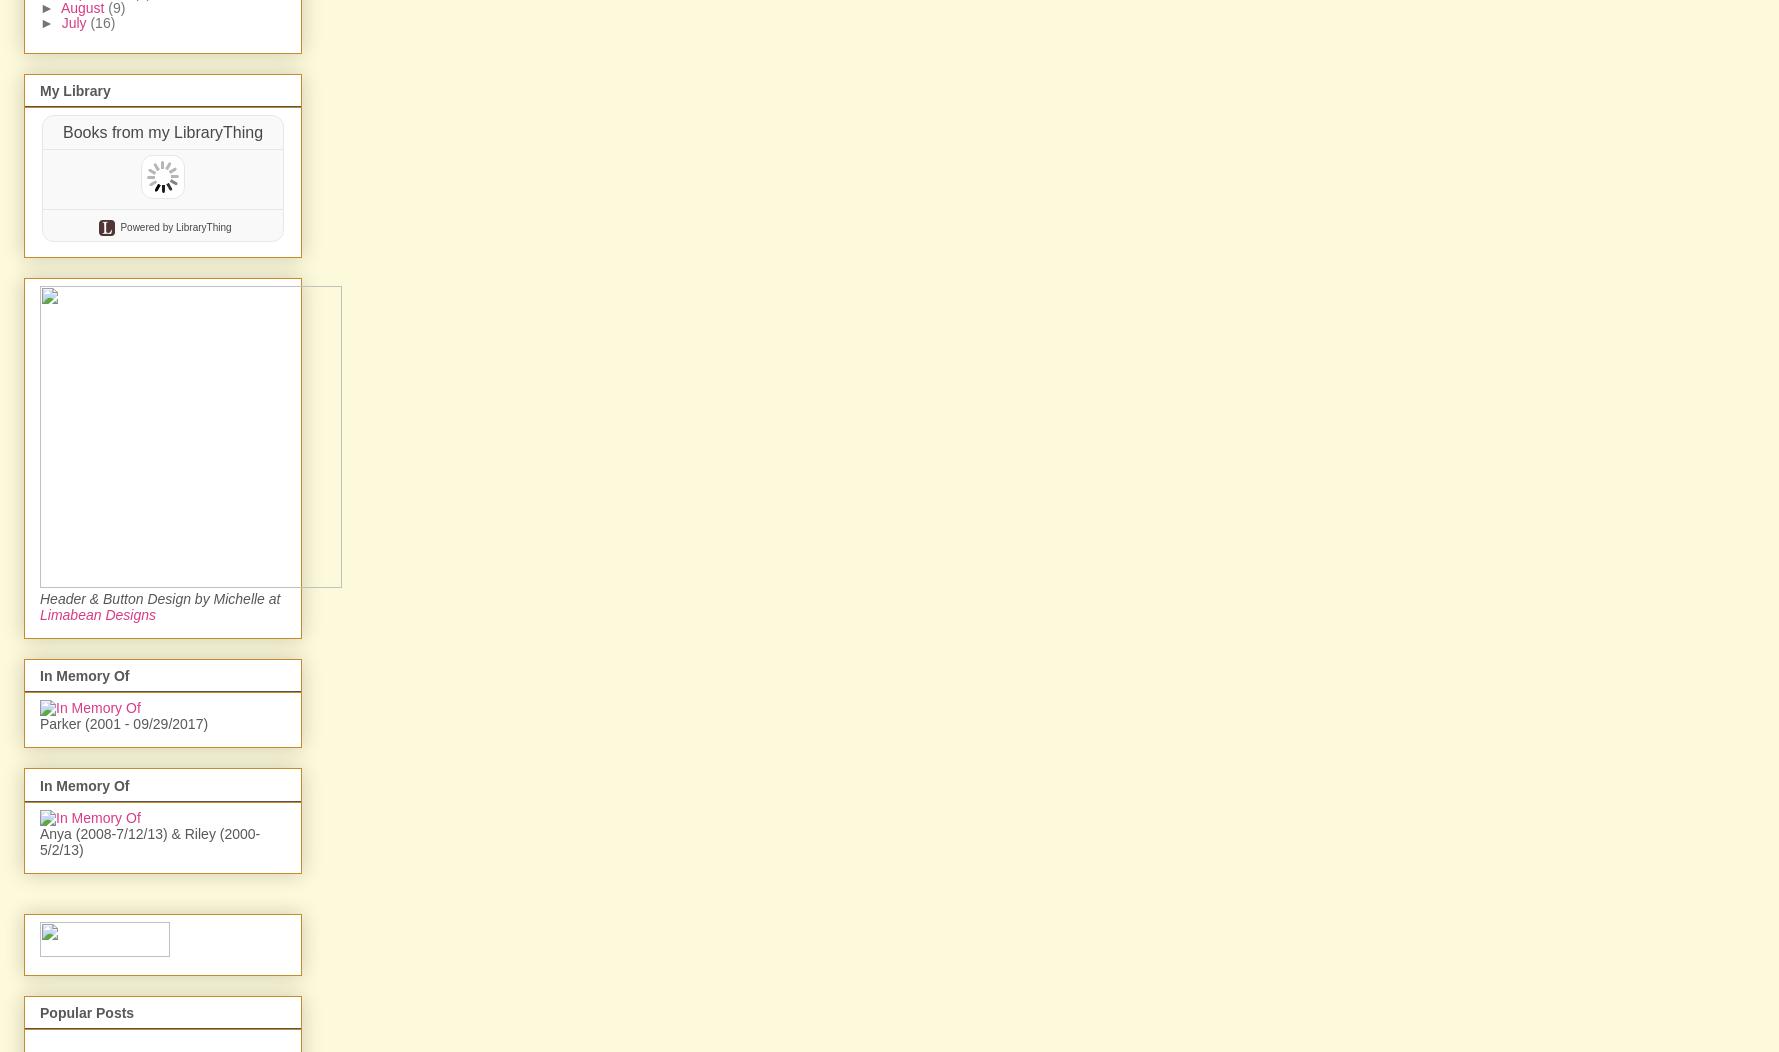  What do you see at coordinates (196, 443) in the screenshot?
I see `'by LibraryThing'` at bounding box center [196, 443].